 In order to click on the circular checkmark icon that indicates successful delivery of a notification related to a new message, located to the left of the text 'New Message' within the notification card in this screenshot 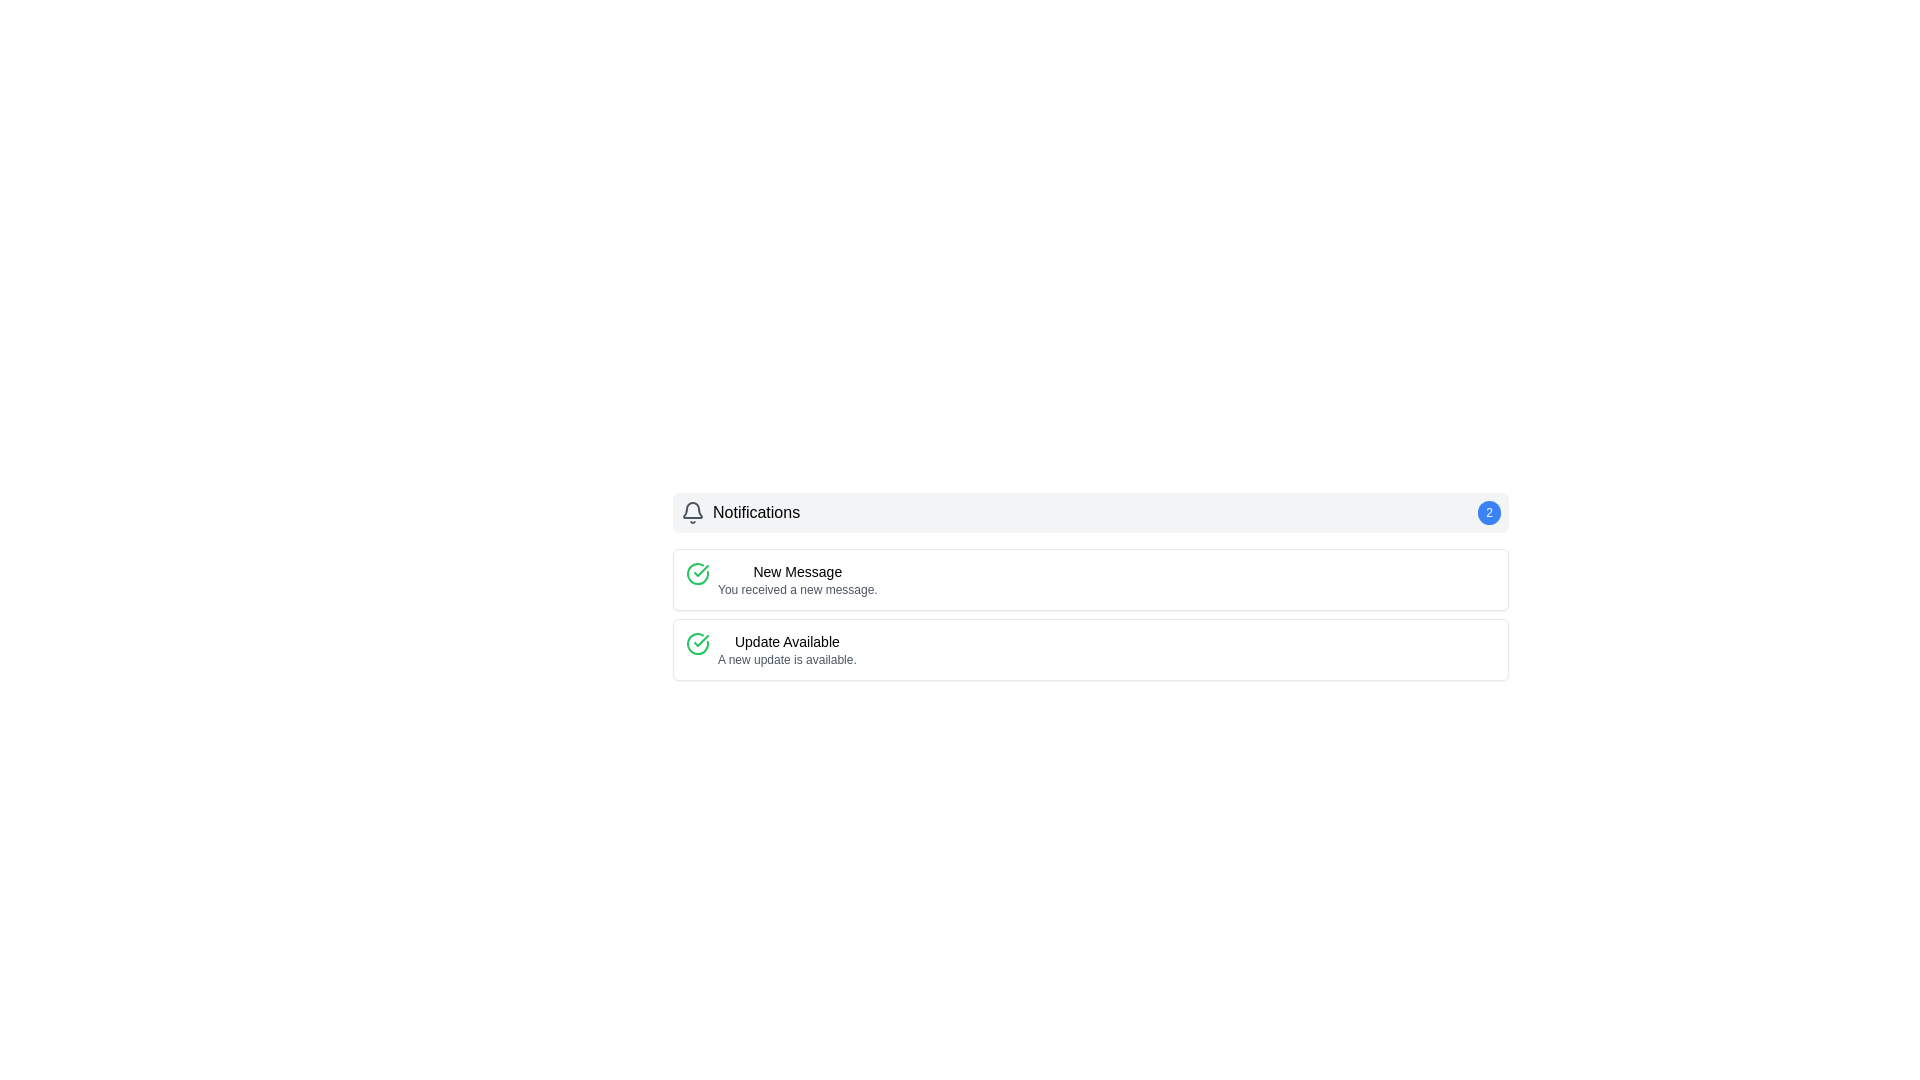, I will do `click(697, 574)`.